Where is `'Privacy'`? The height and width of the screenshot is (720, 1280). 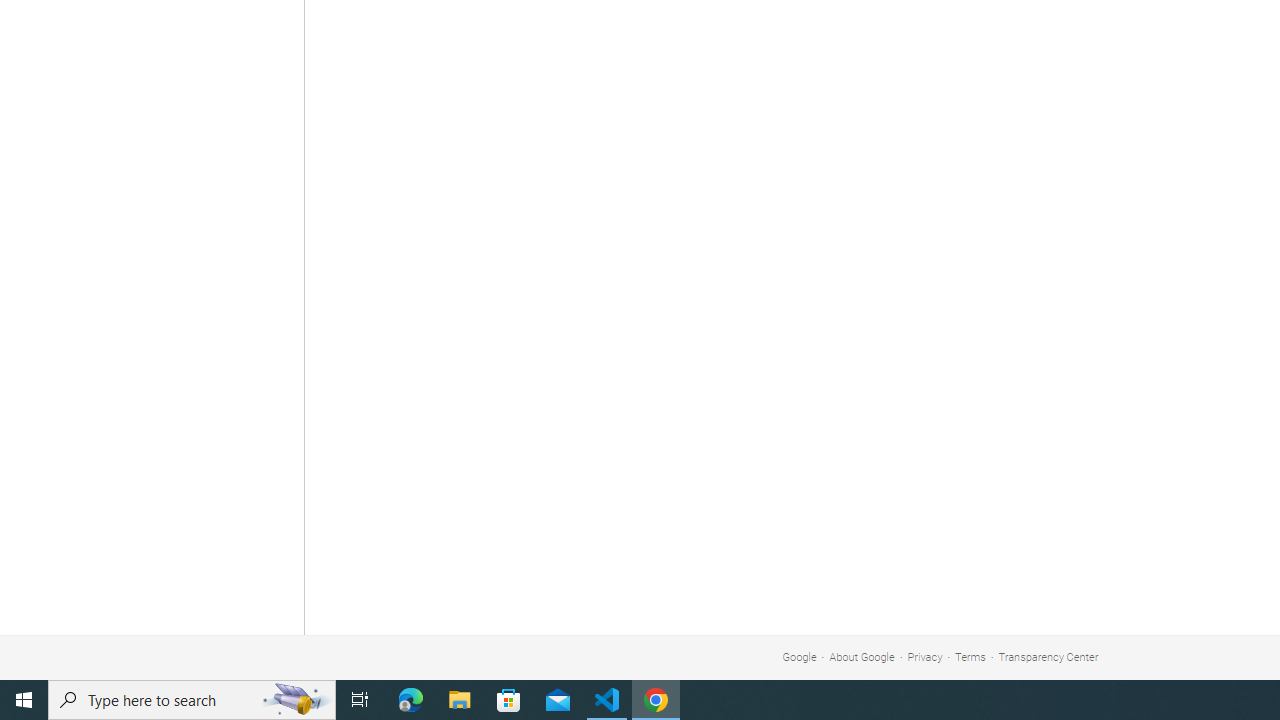 'Privacy' is located at coordinates (924, 657).